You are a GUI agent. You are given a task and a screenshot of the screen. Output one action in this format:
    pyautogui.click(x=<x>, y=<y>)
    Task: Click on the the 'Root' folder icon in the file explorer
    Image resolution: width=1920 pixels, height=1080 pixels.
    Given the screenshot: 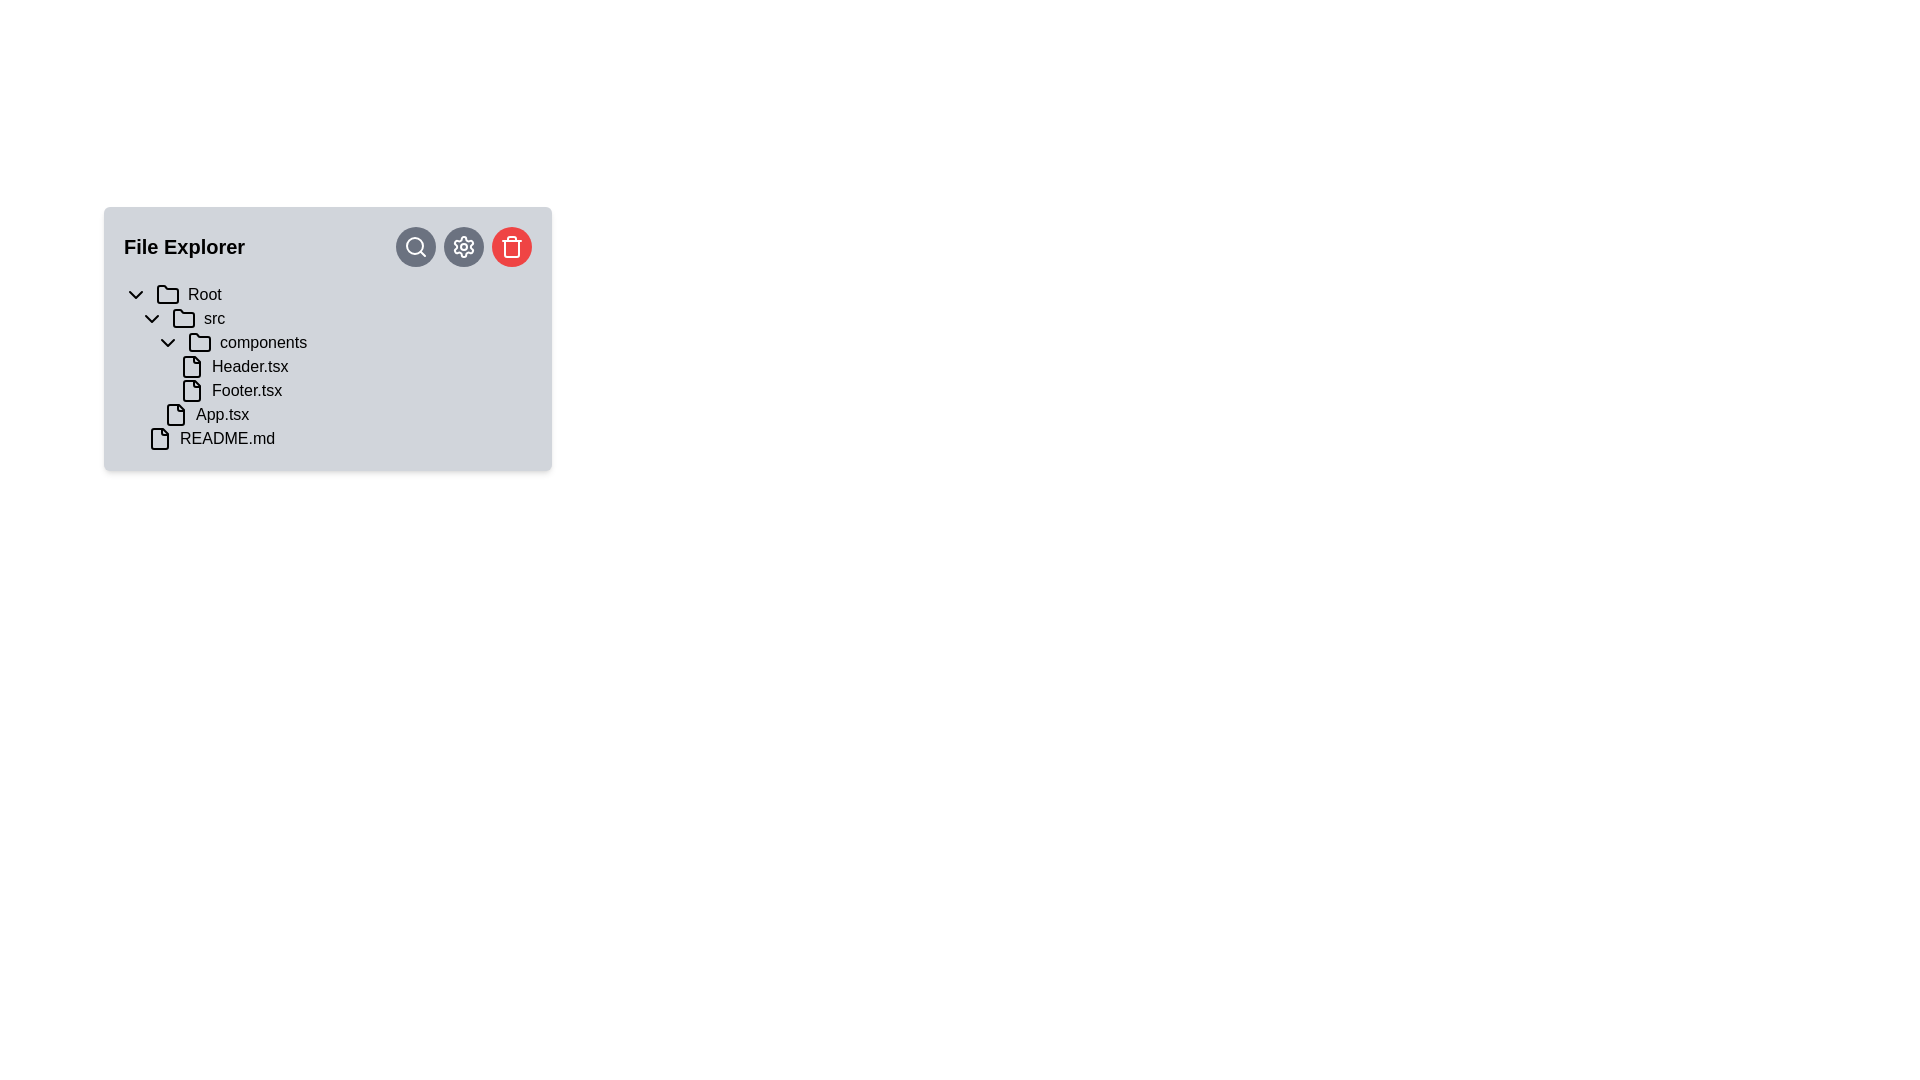 What is the action you would take?
    pyautogui.click(x=168, y=293)
    